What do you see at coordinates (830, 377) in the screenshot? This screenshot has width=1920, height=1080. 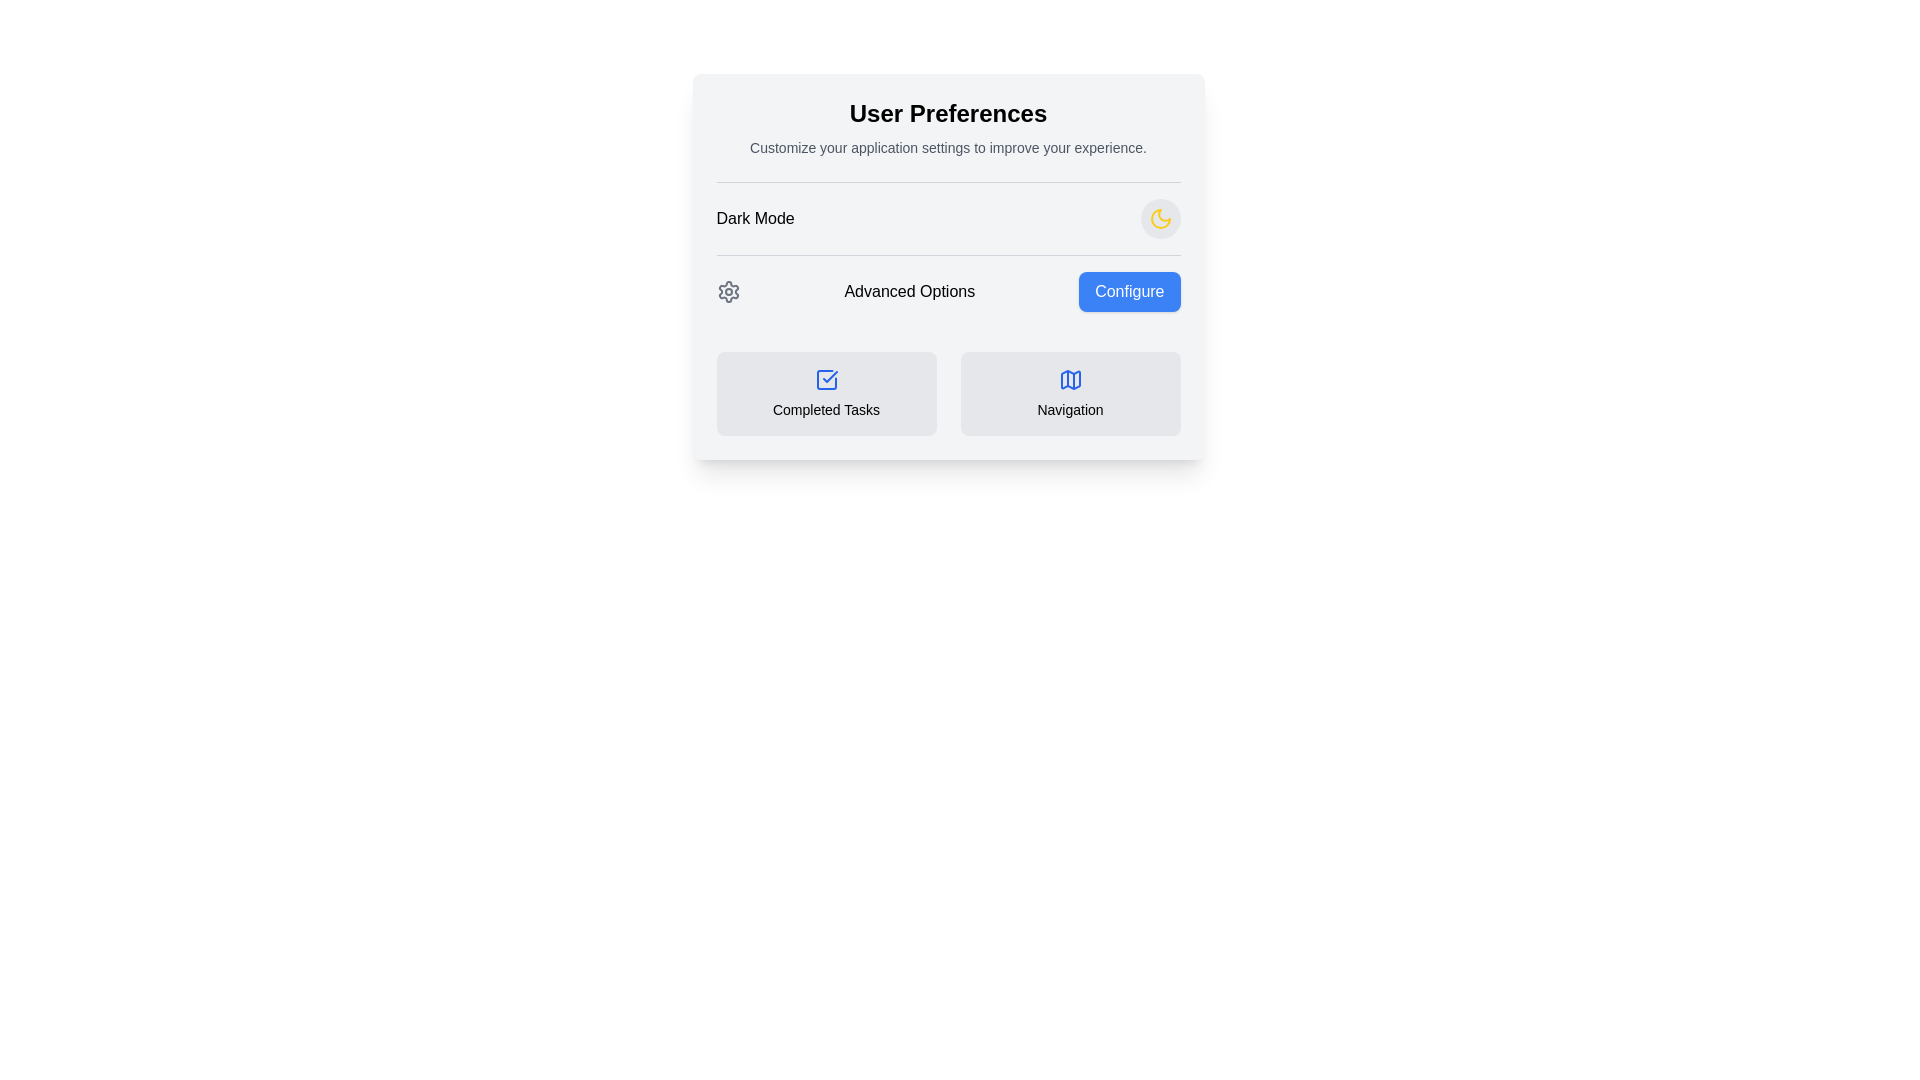 I see `the checkmark icon within the square outline, which is part of the 'Completed Tasks' section under 'User Preferences'` at bounding box center [830, 377].